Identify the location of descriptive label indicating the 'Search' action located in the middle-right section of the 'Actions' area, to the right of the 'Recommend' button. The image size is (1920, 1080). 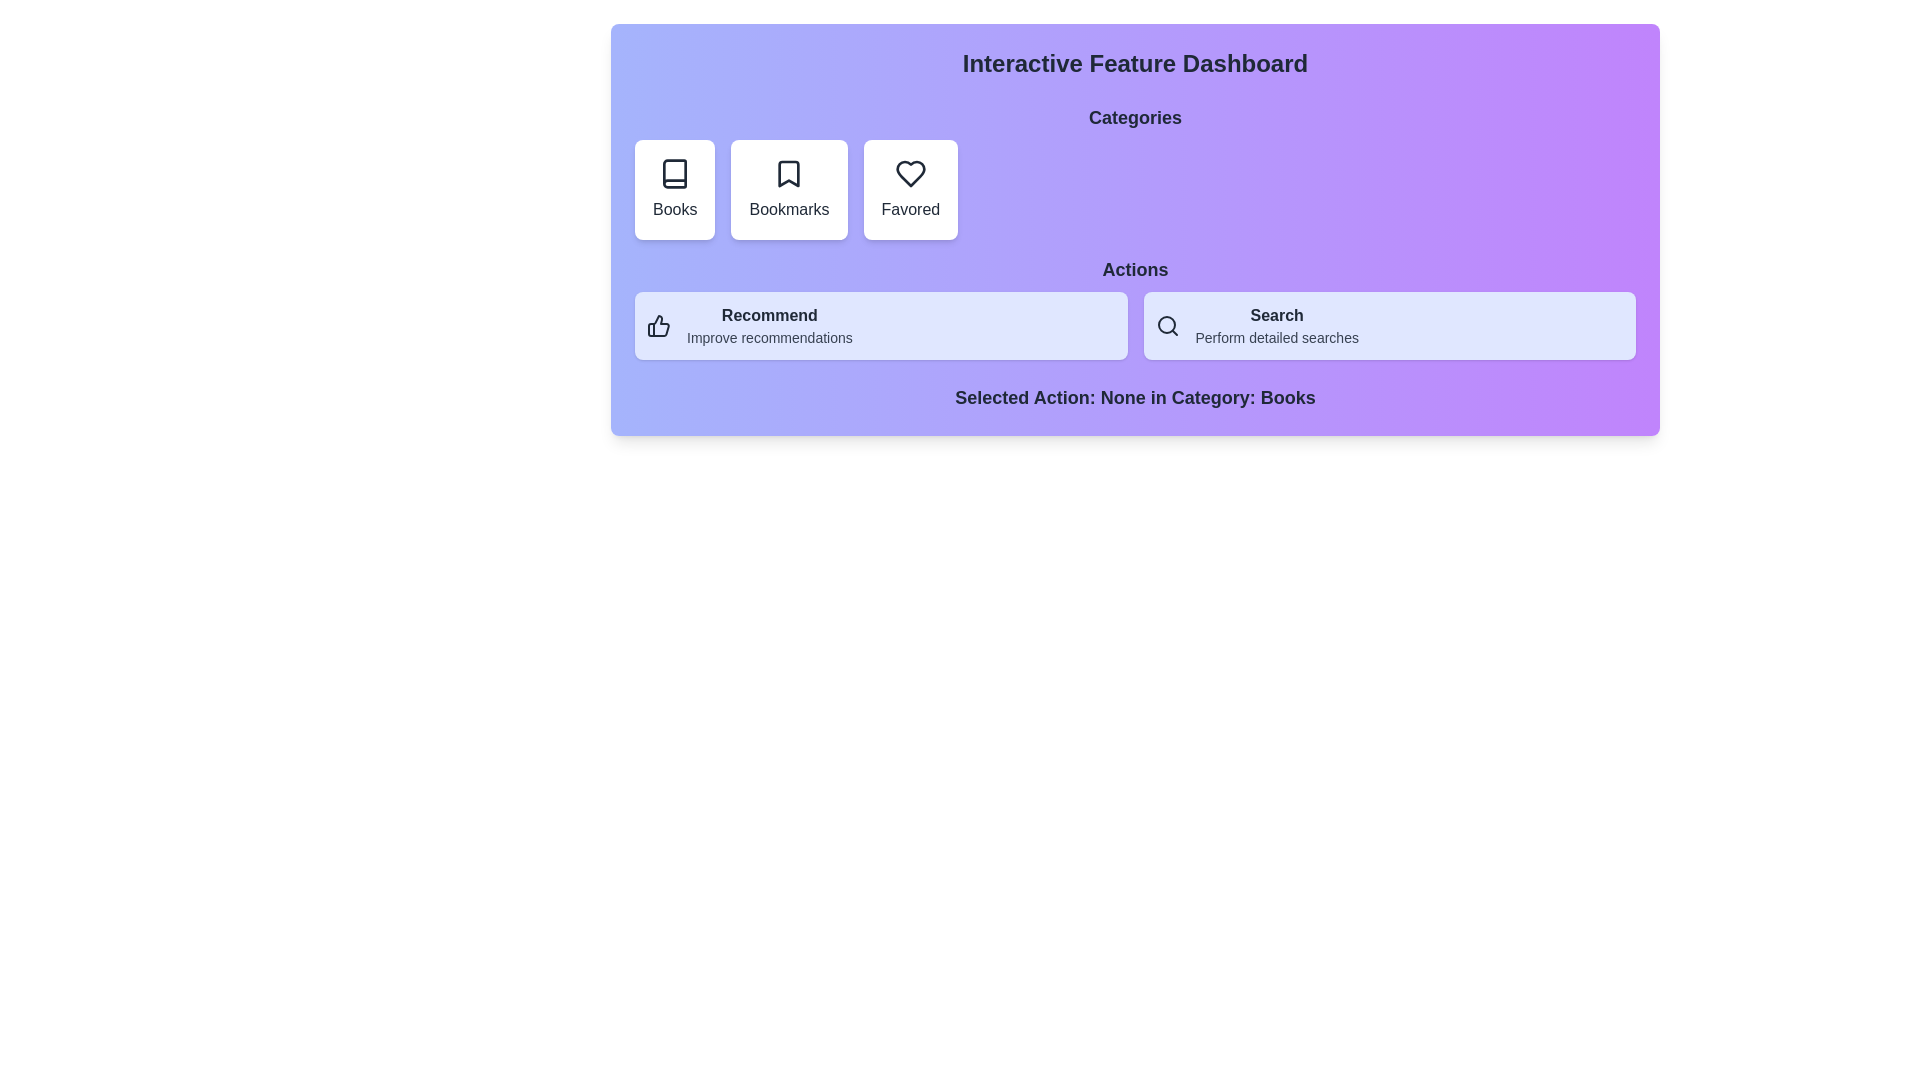
(1276, 325).